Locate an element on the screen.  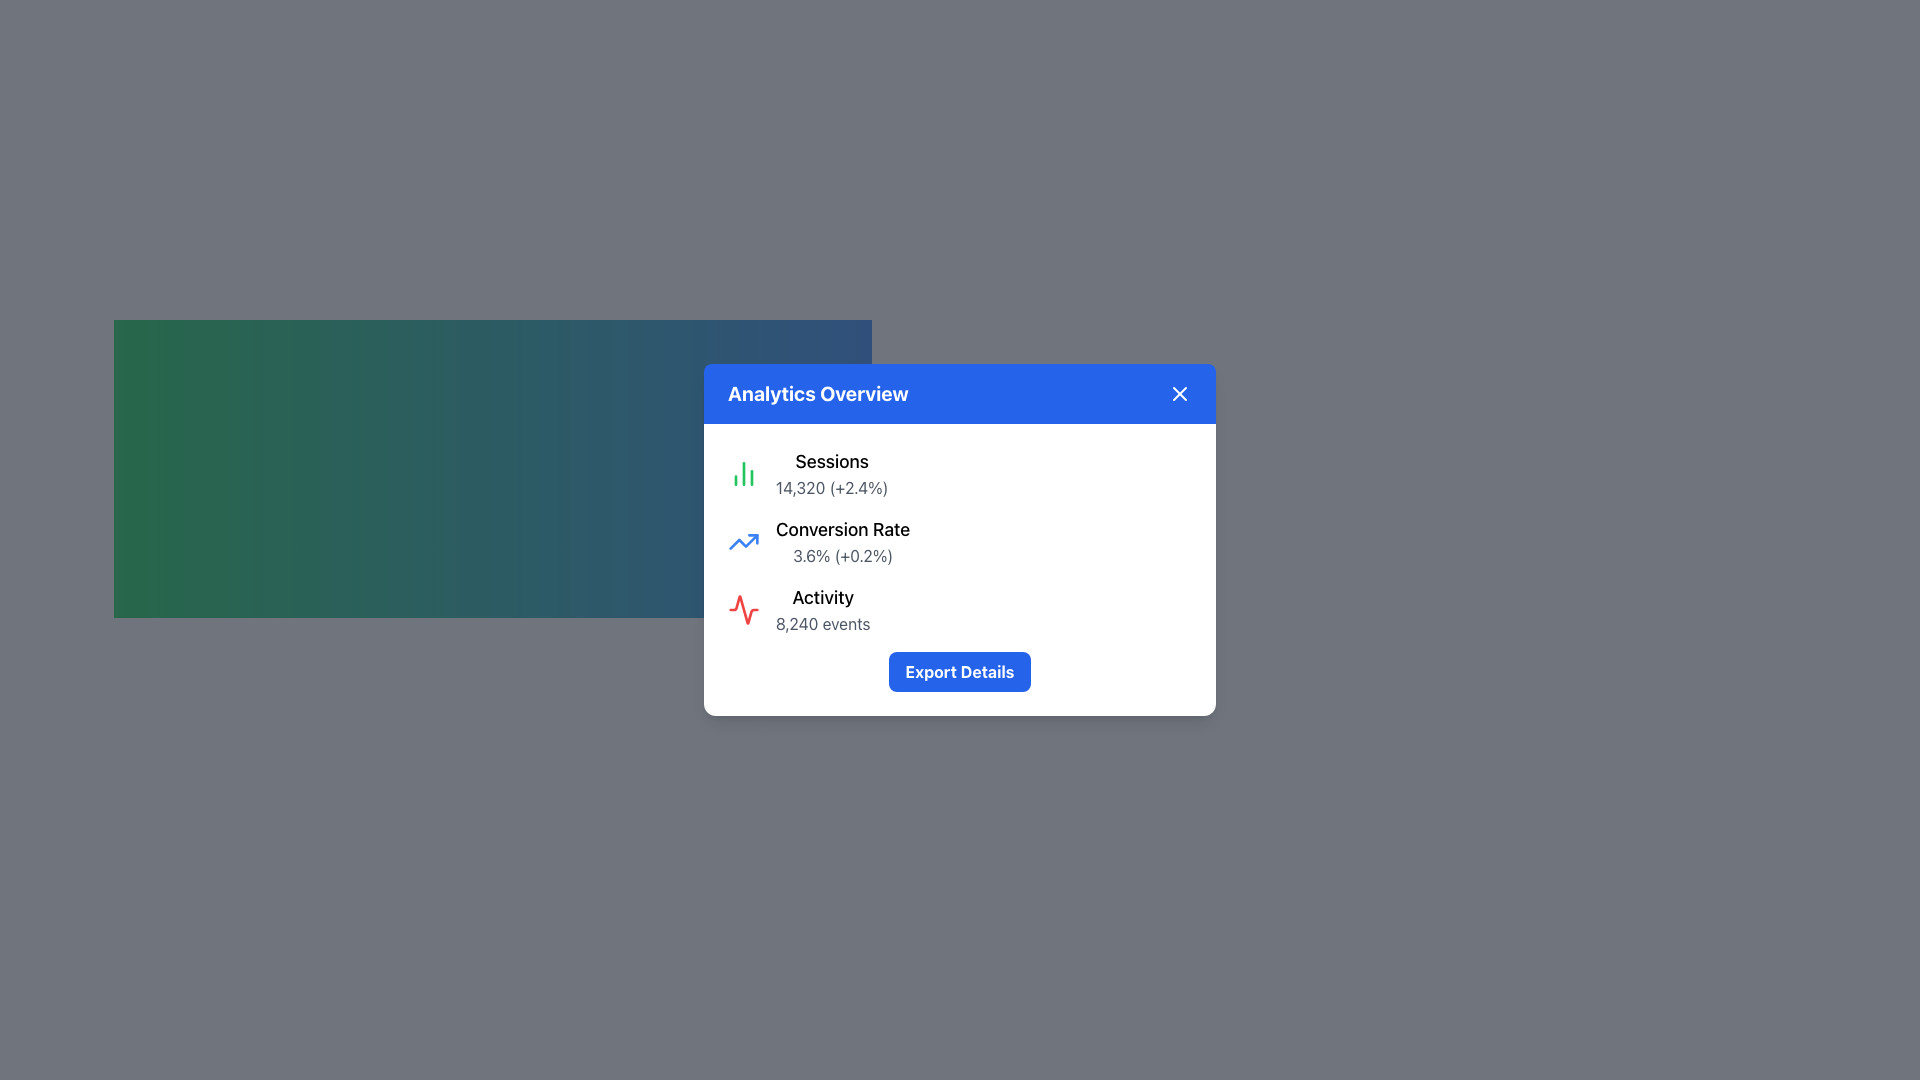
the label element that serves as a heading for the '8,240 events' data, which is positioned at the lower part of the white card element is located at coordinates (823, 596).